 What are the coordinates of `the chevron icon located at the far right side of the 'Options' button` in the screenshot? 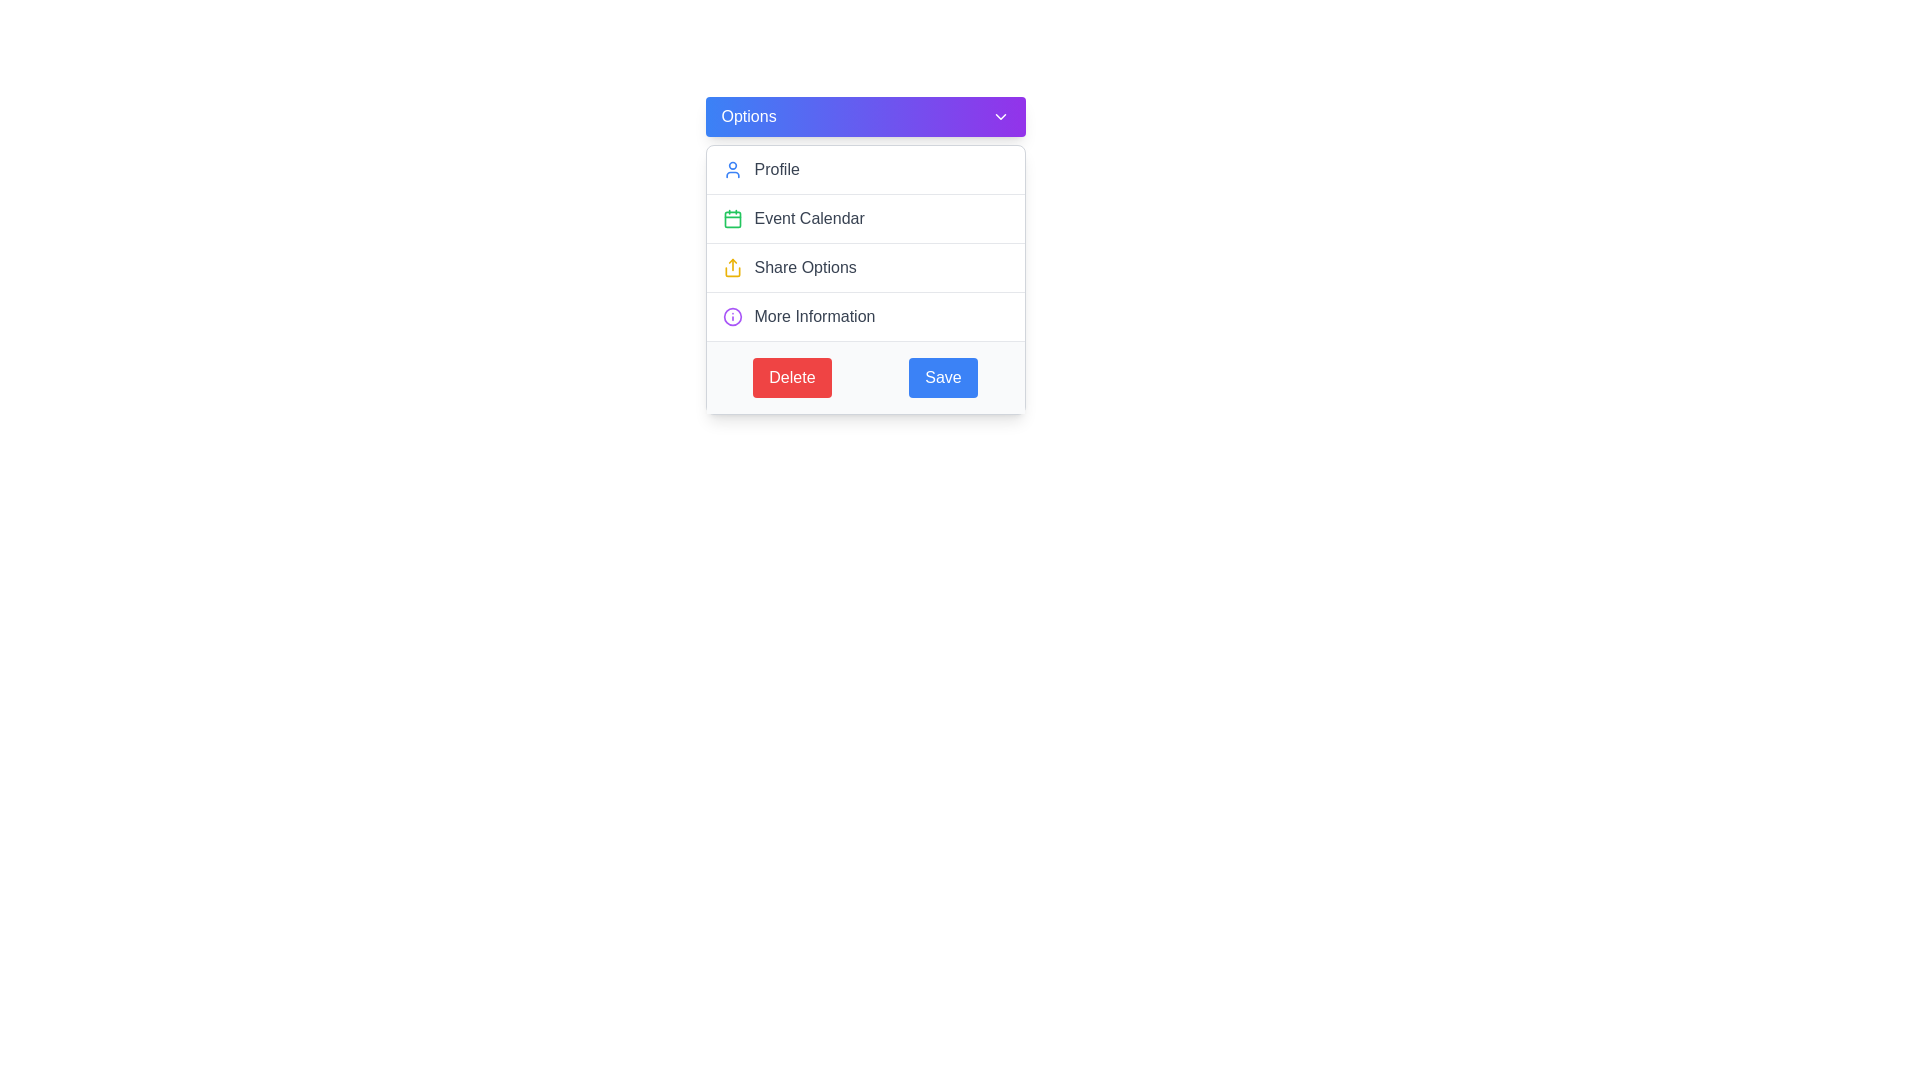 It's located at (1000, 116).